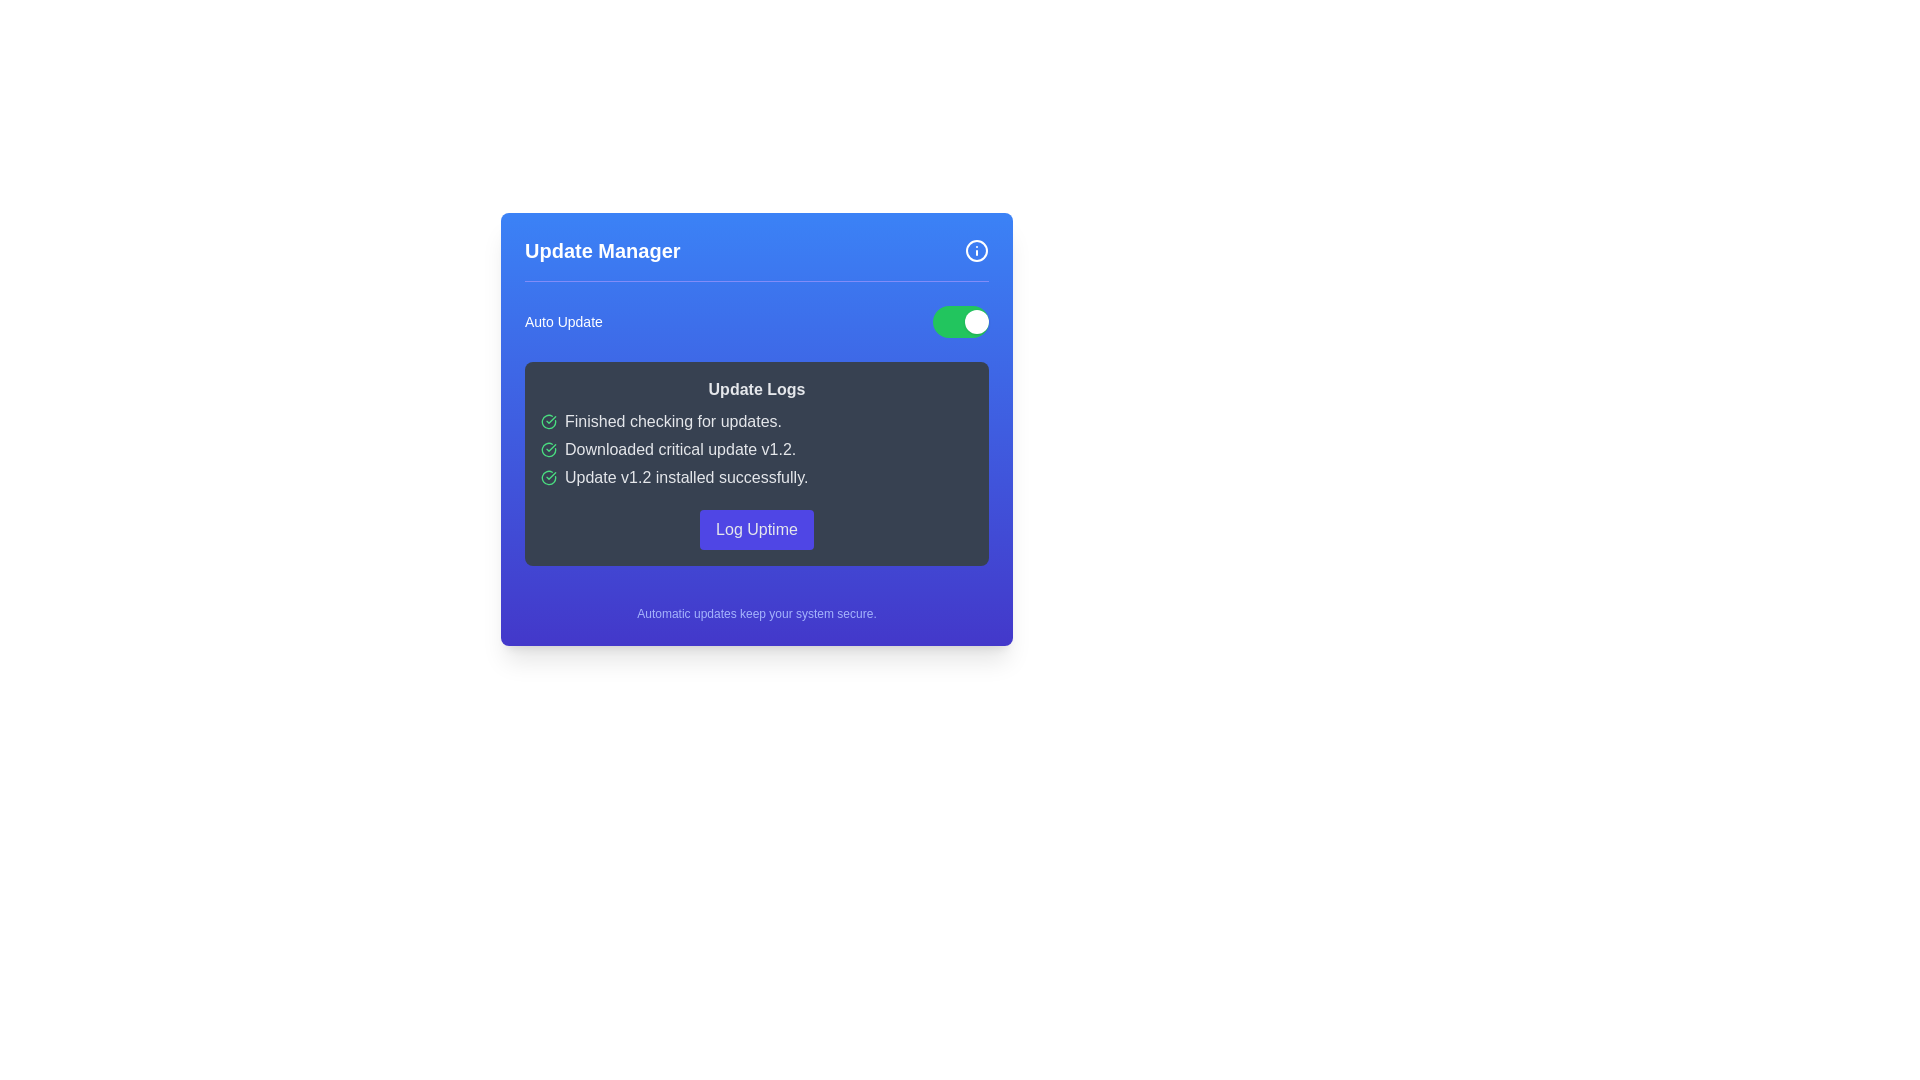 The image size is (1920, 1080). Describe the element at coordinates (756, 450) in the screenshot. I see `the text element indicating that the critical update version 1.2 has been successfully downloaded, which is located in the 'Update Logs' section, positioned between 'Finished checking for updates.' and 'Update v1.2 installed successfully.'` at that location.